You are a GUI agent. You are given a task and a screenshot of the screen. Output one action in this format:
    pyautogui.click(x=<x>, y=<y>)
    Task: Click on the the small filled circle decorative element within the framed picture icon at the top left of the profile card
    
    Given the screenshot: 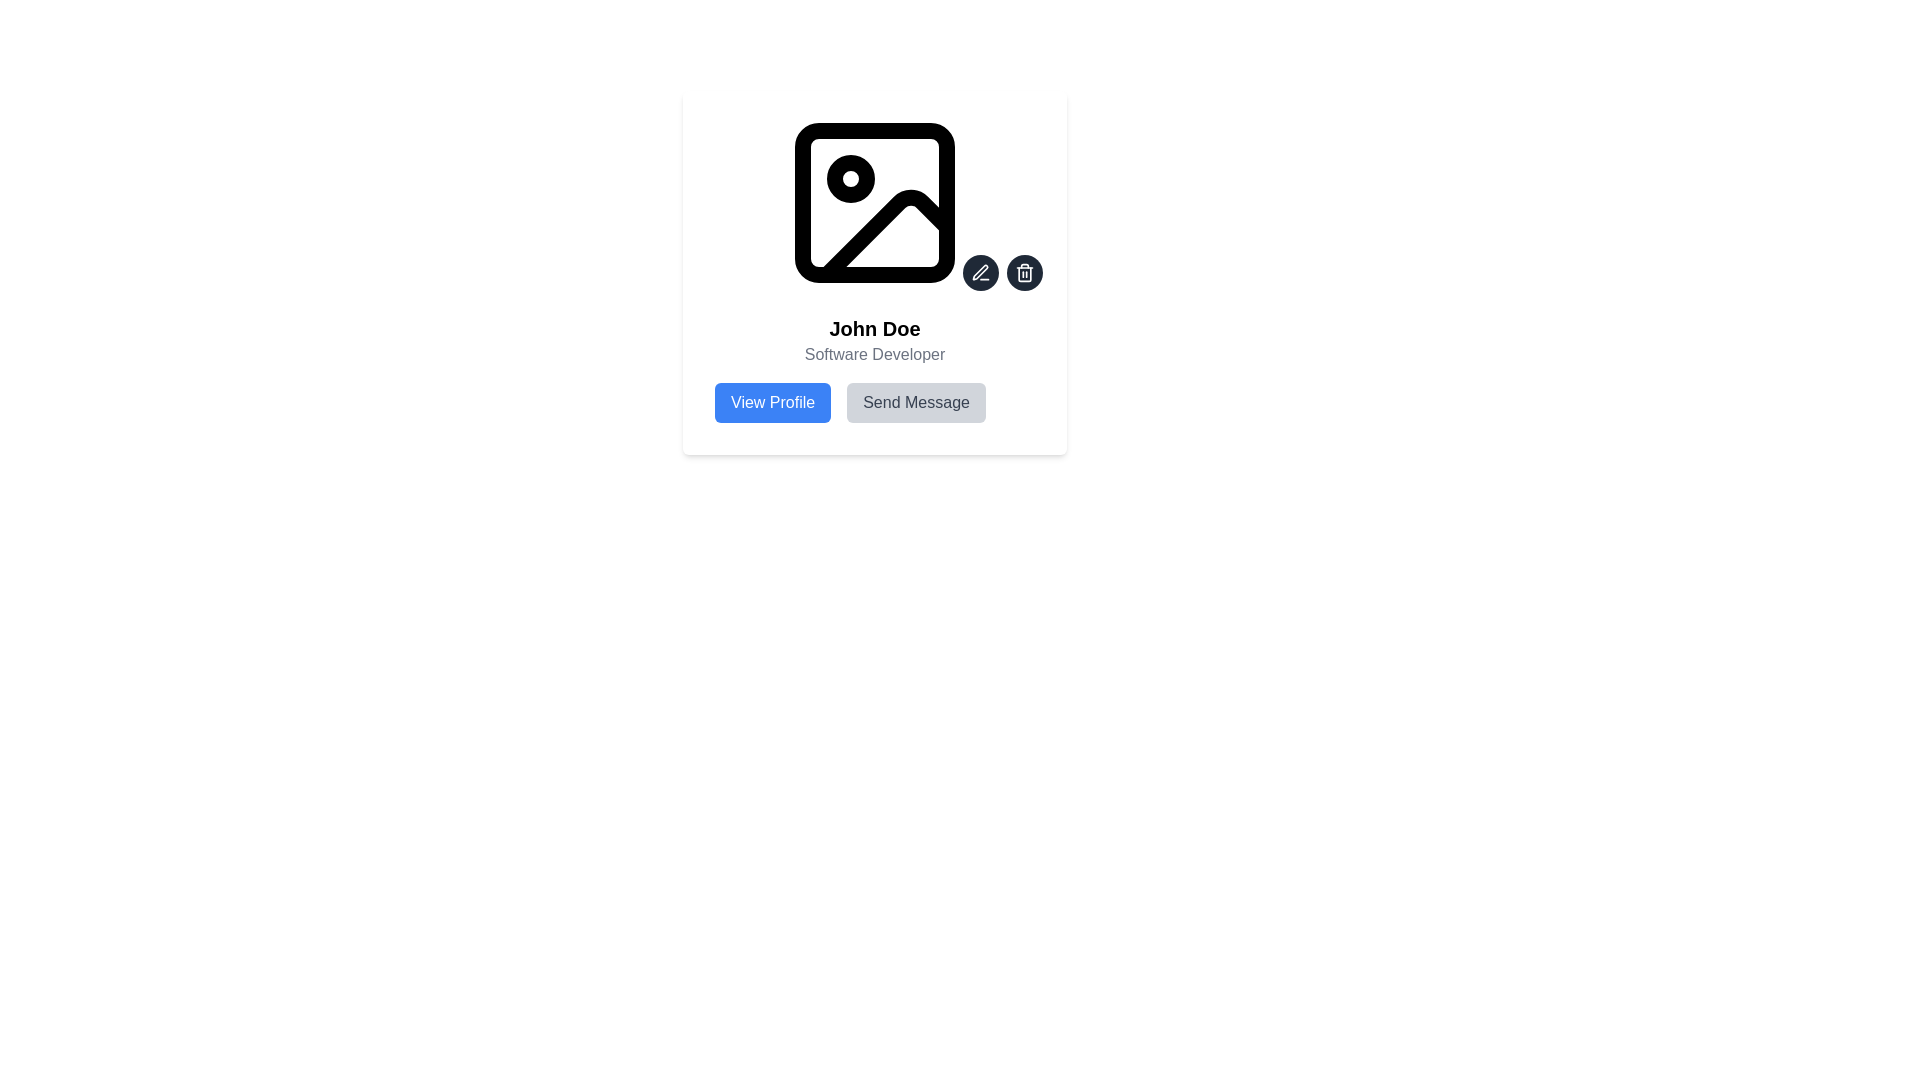 What is the action you would take?
    pyautogui.click(x=850, y=177)
    